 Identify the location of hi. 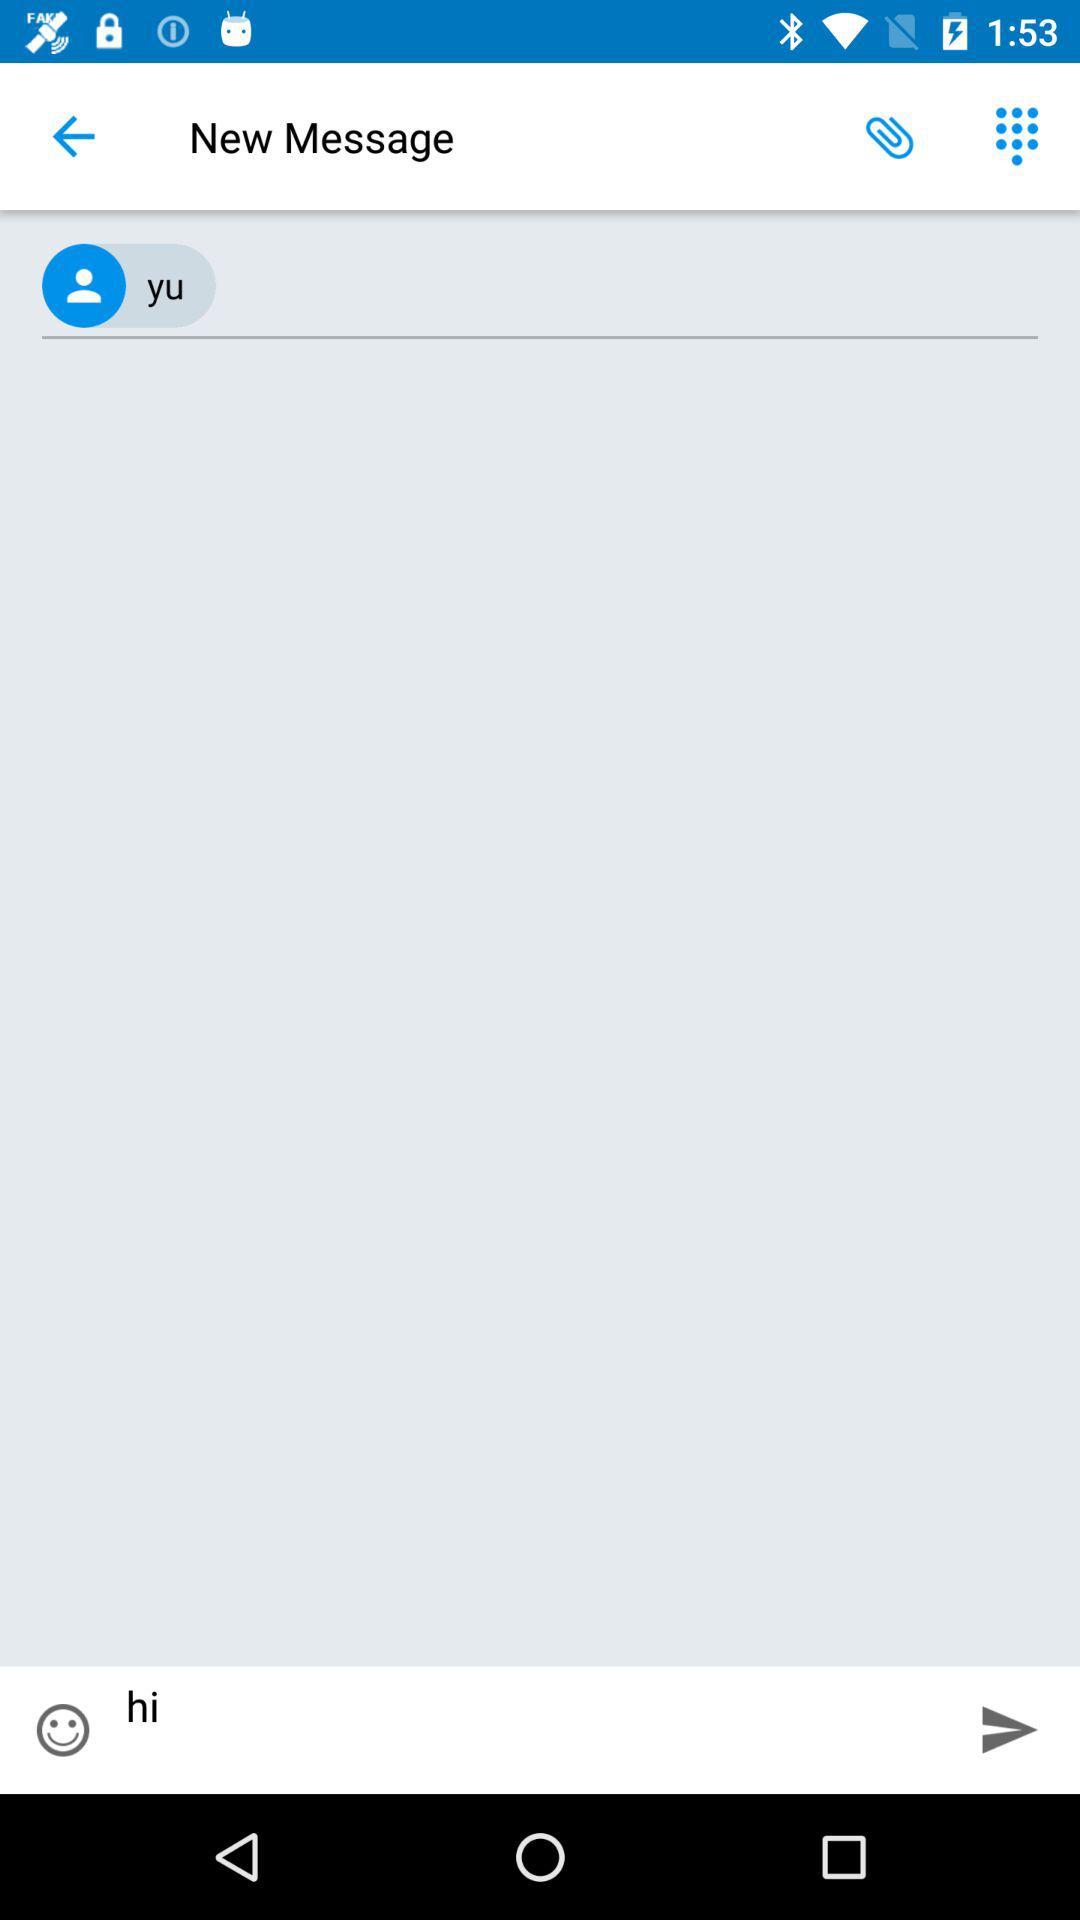
(532, 1729).